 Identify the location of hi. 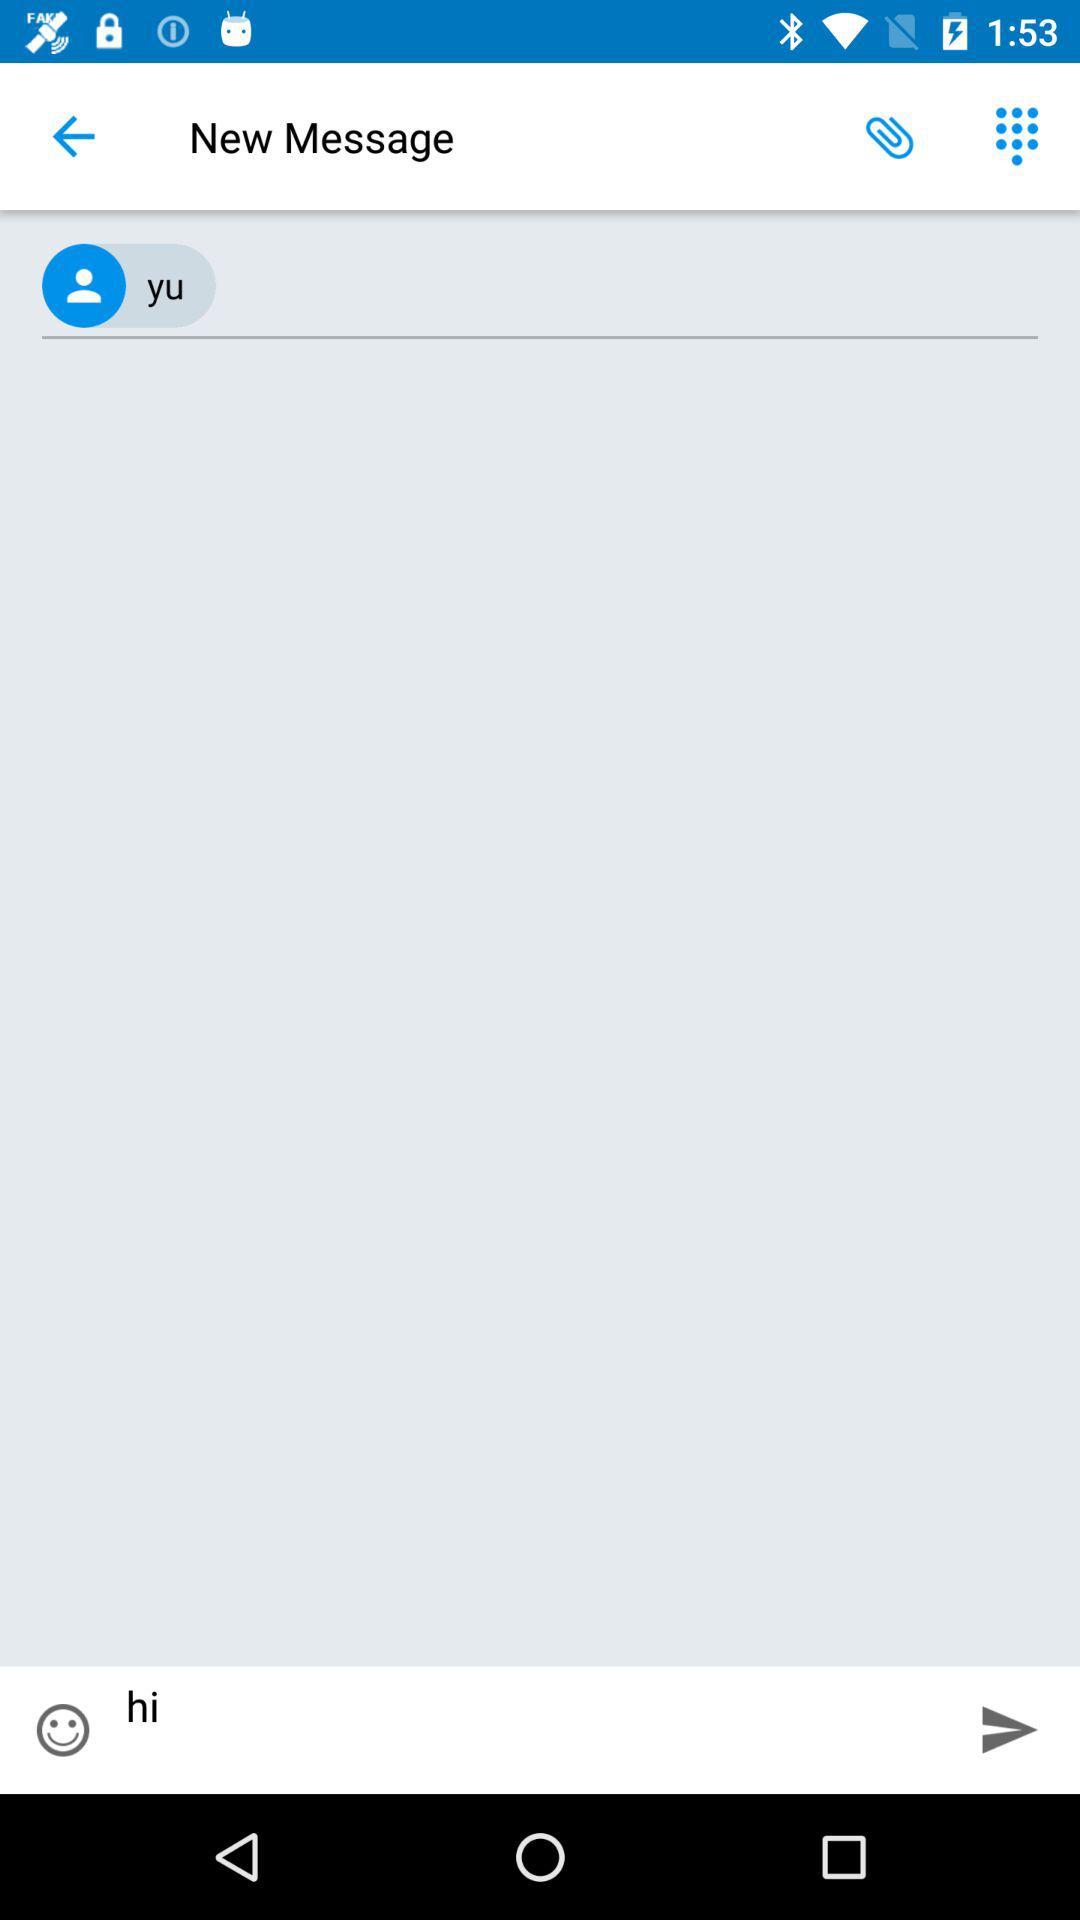
(532, 1729).